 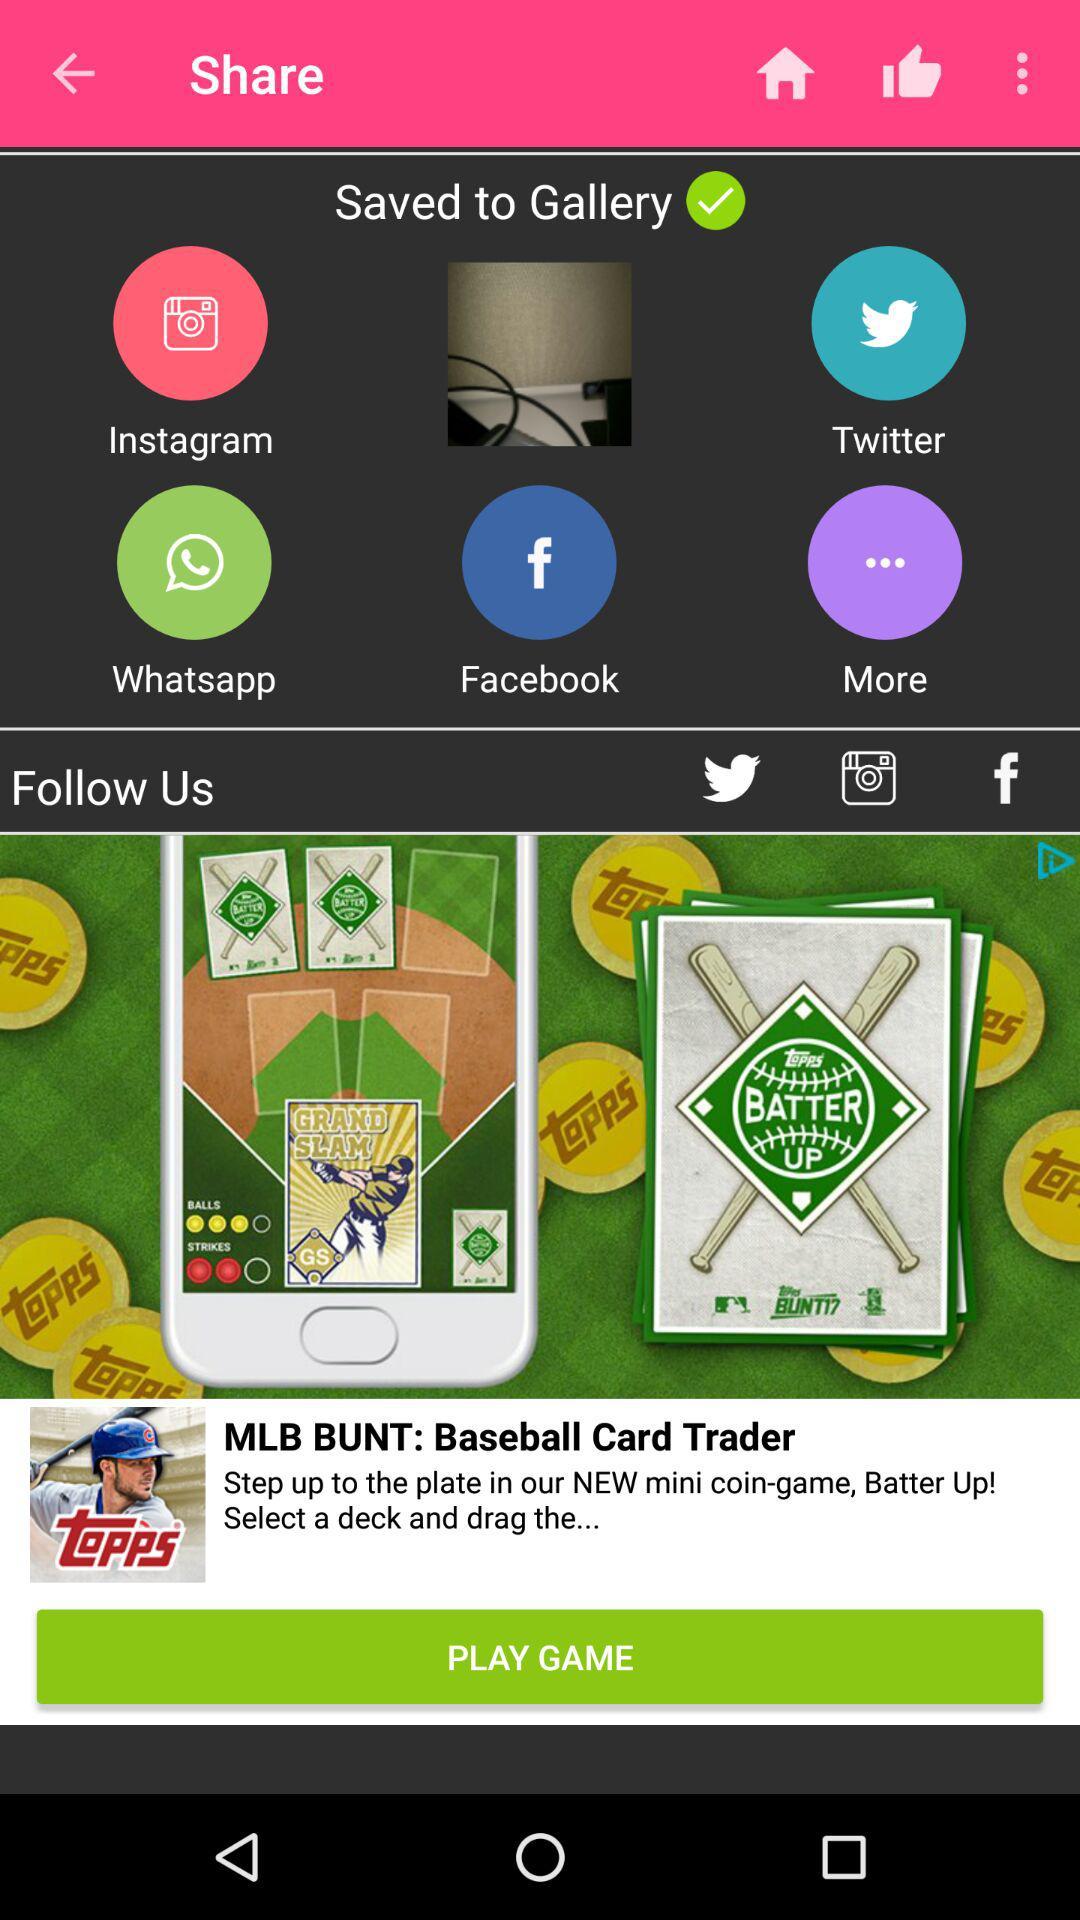 I want to click on instagram, so click(x=190, y=323).